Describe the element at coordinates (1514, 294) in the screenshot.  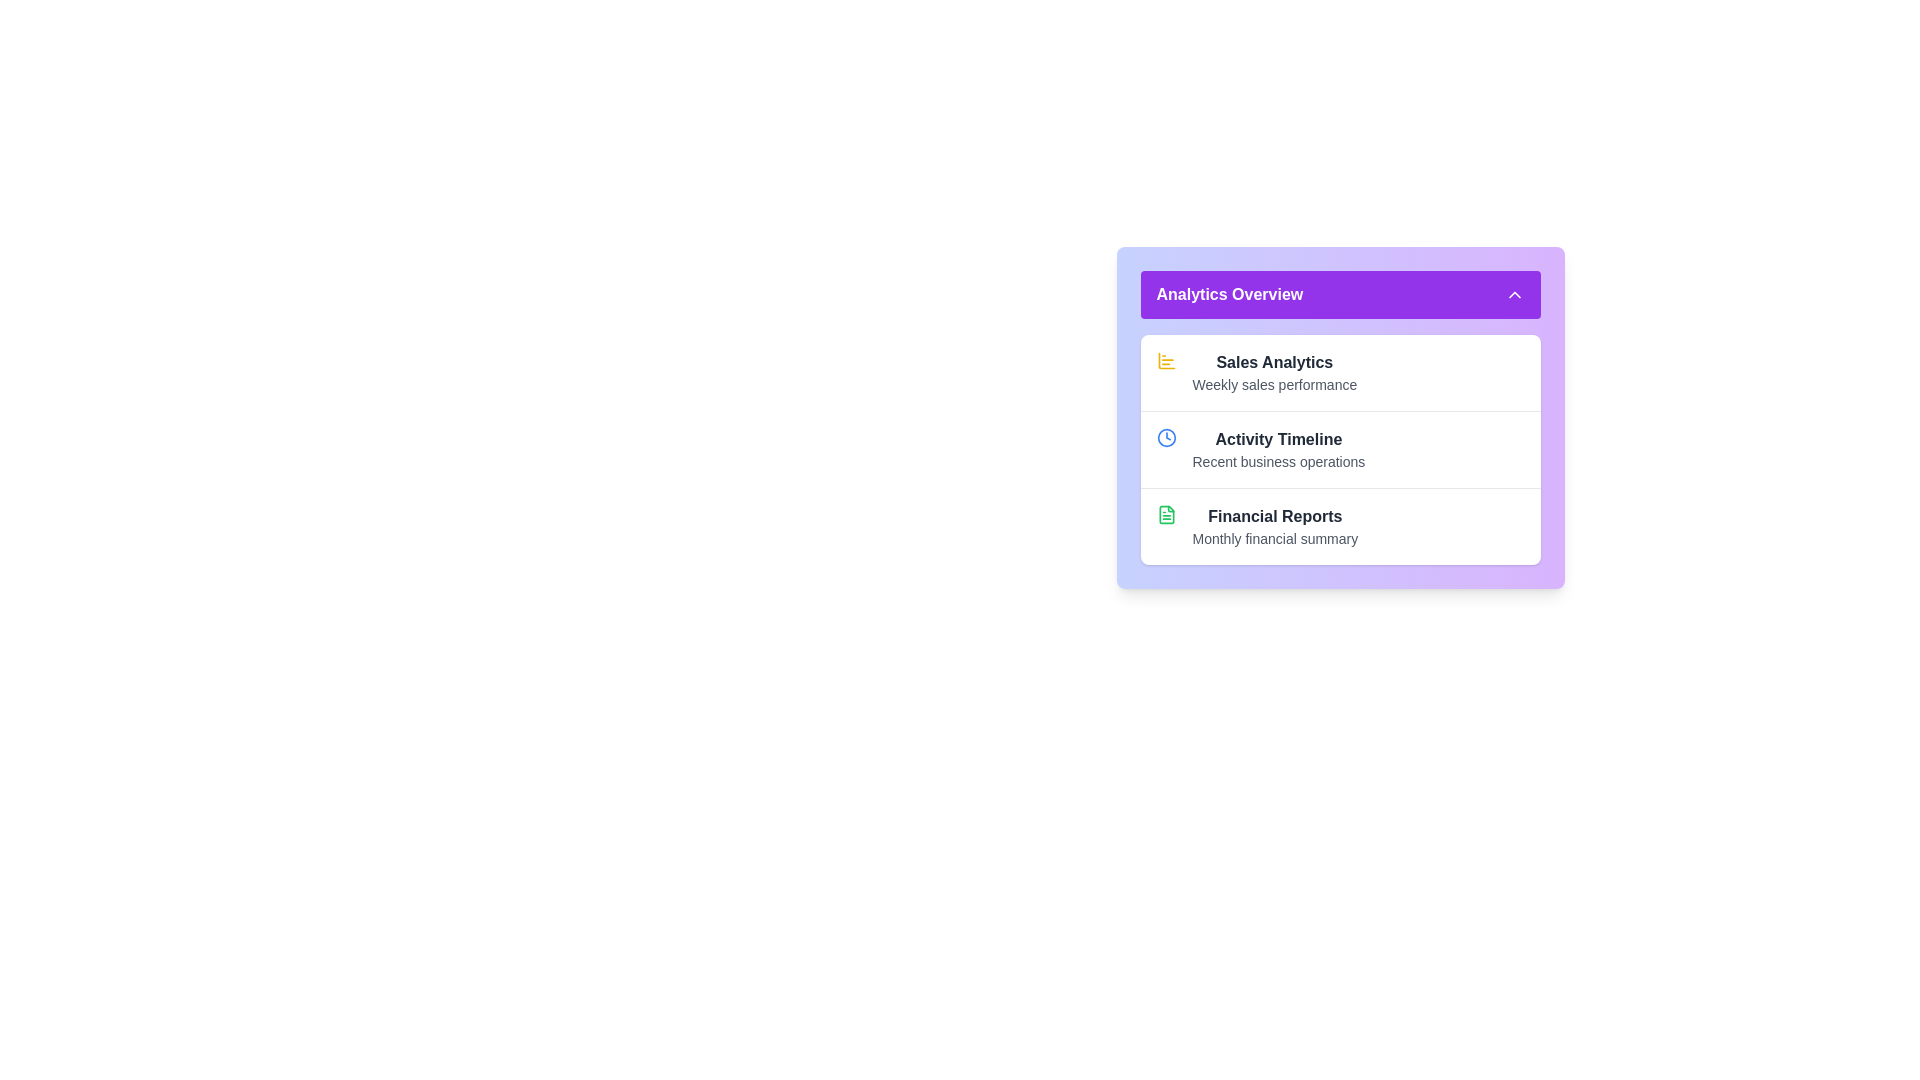
I see `the chevron icon located at the rightmost part of the 'Analytics Overview' header` at that location.